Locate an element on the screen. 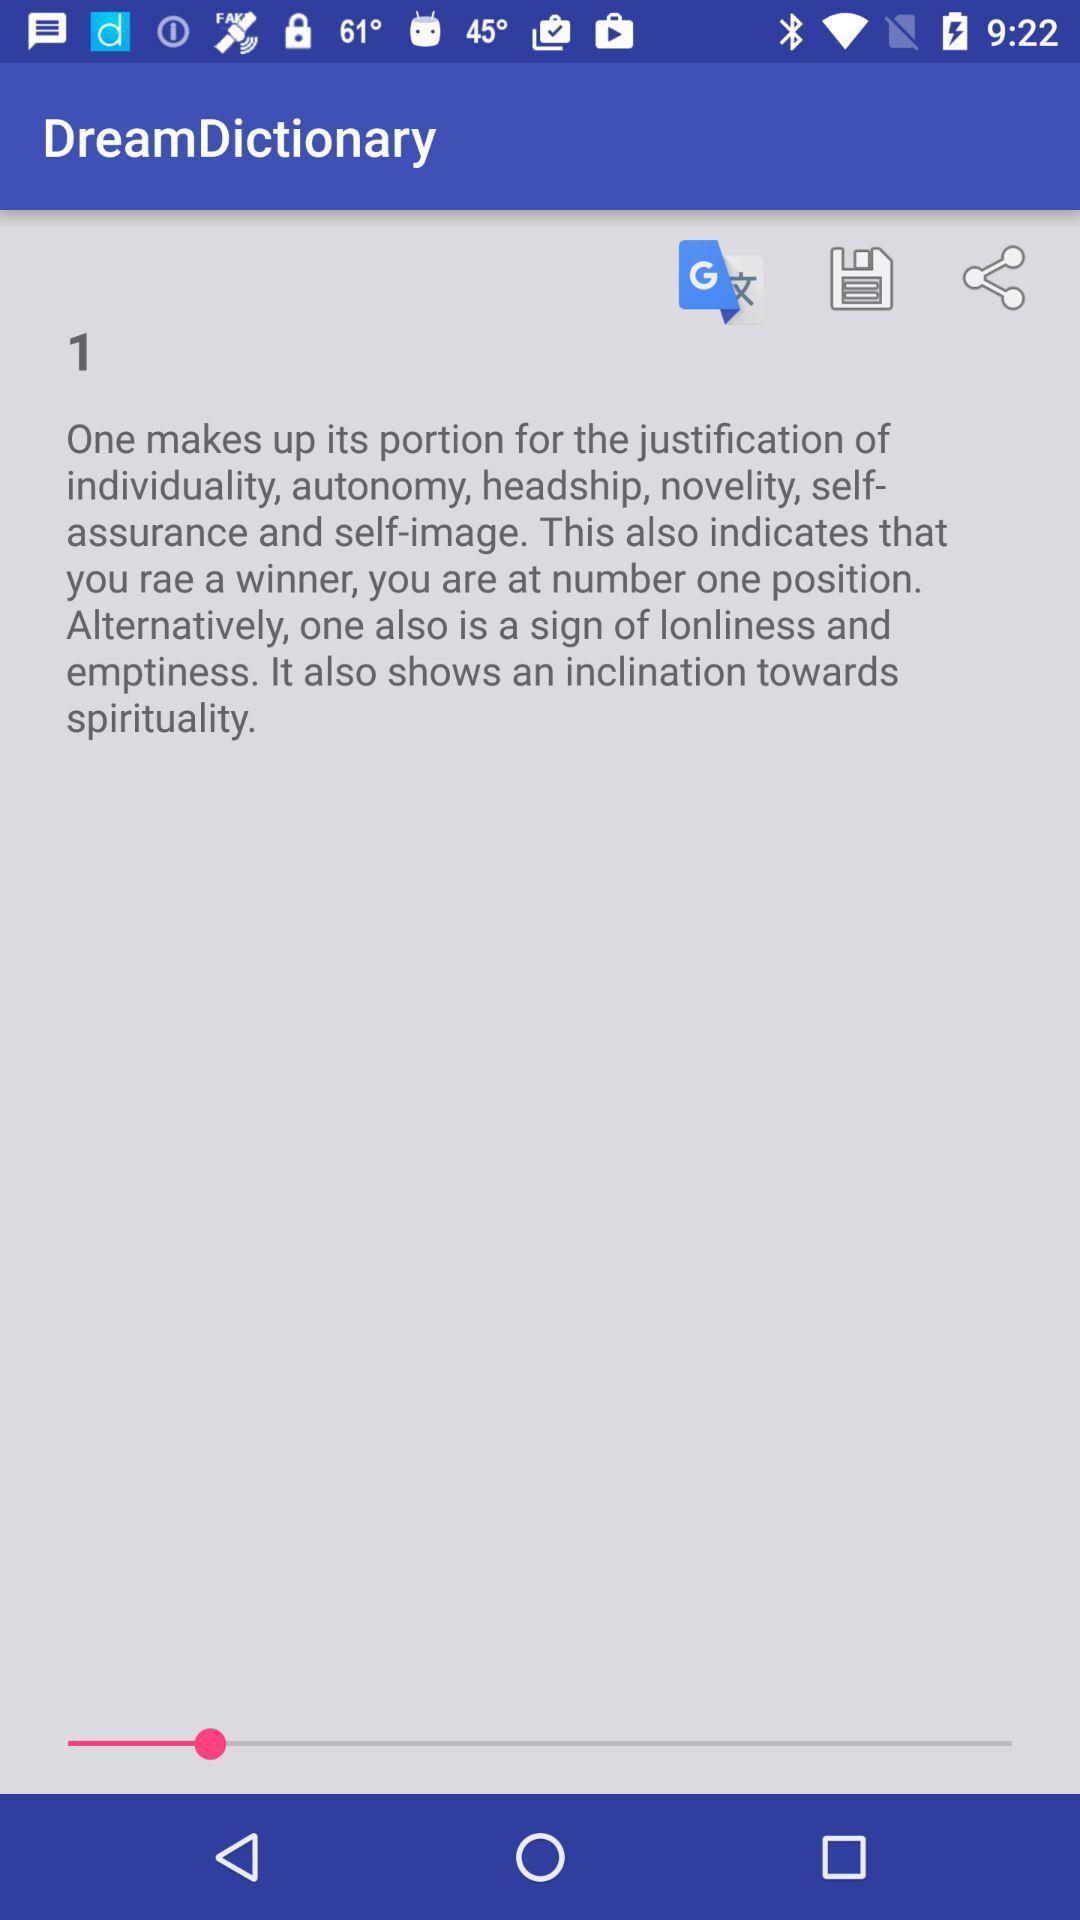 The height and width of the screenshot is (1920, 1080). the share icon is located at coordinates (998, 277).